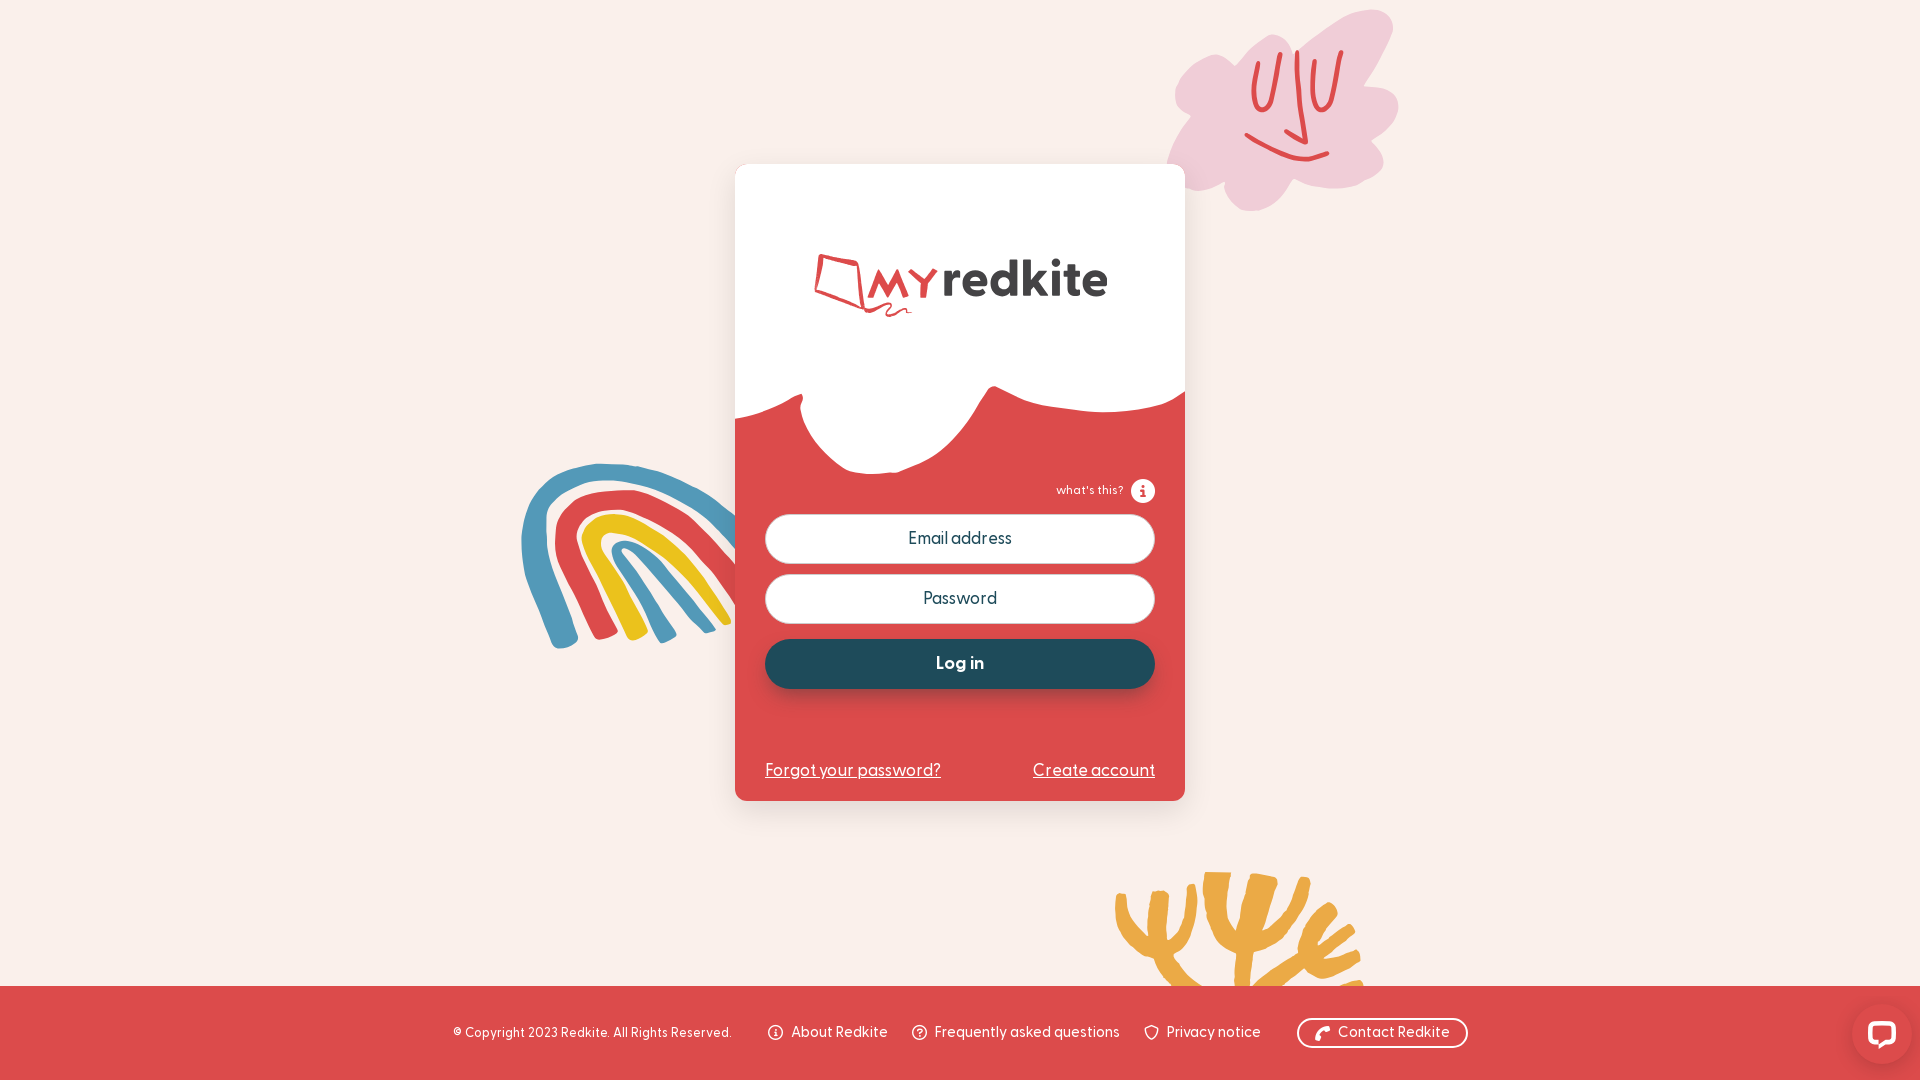 The width and height of the screenshot is (1920, 1080). Describe the element at coordinates (1201, 1033) in the screenshot. I see `'Privacy notice'` at that location.